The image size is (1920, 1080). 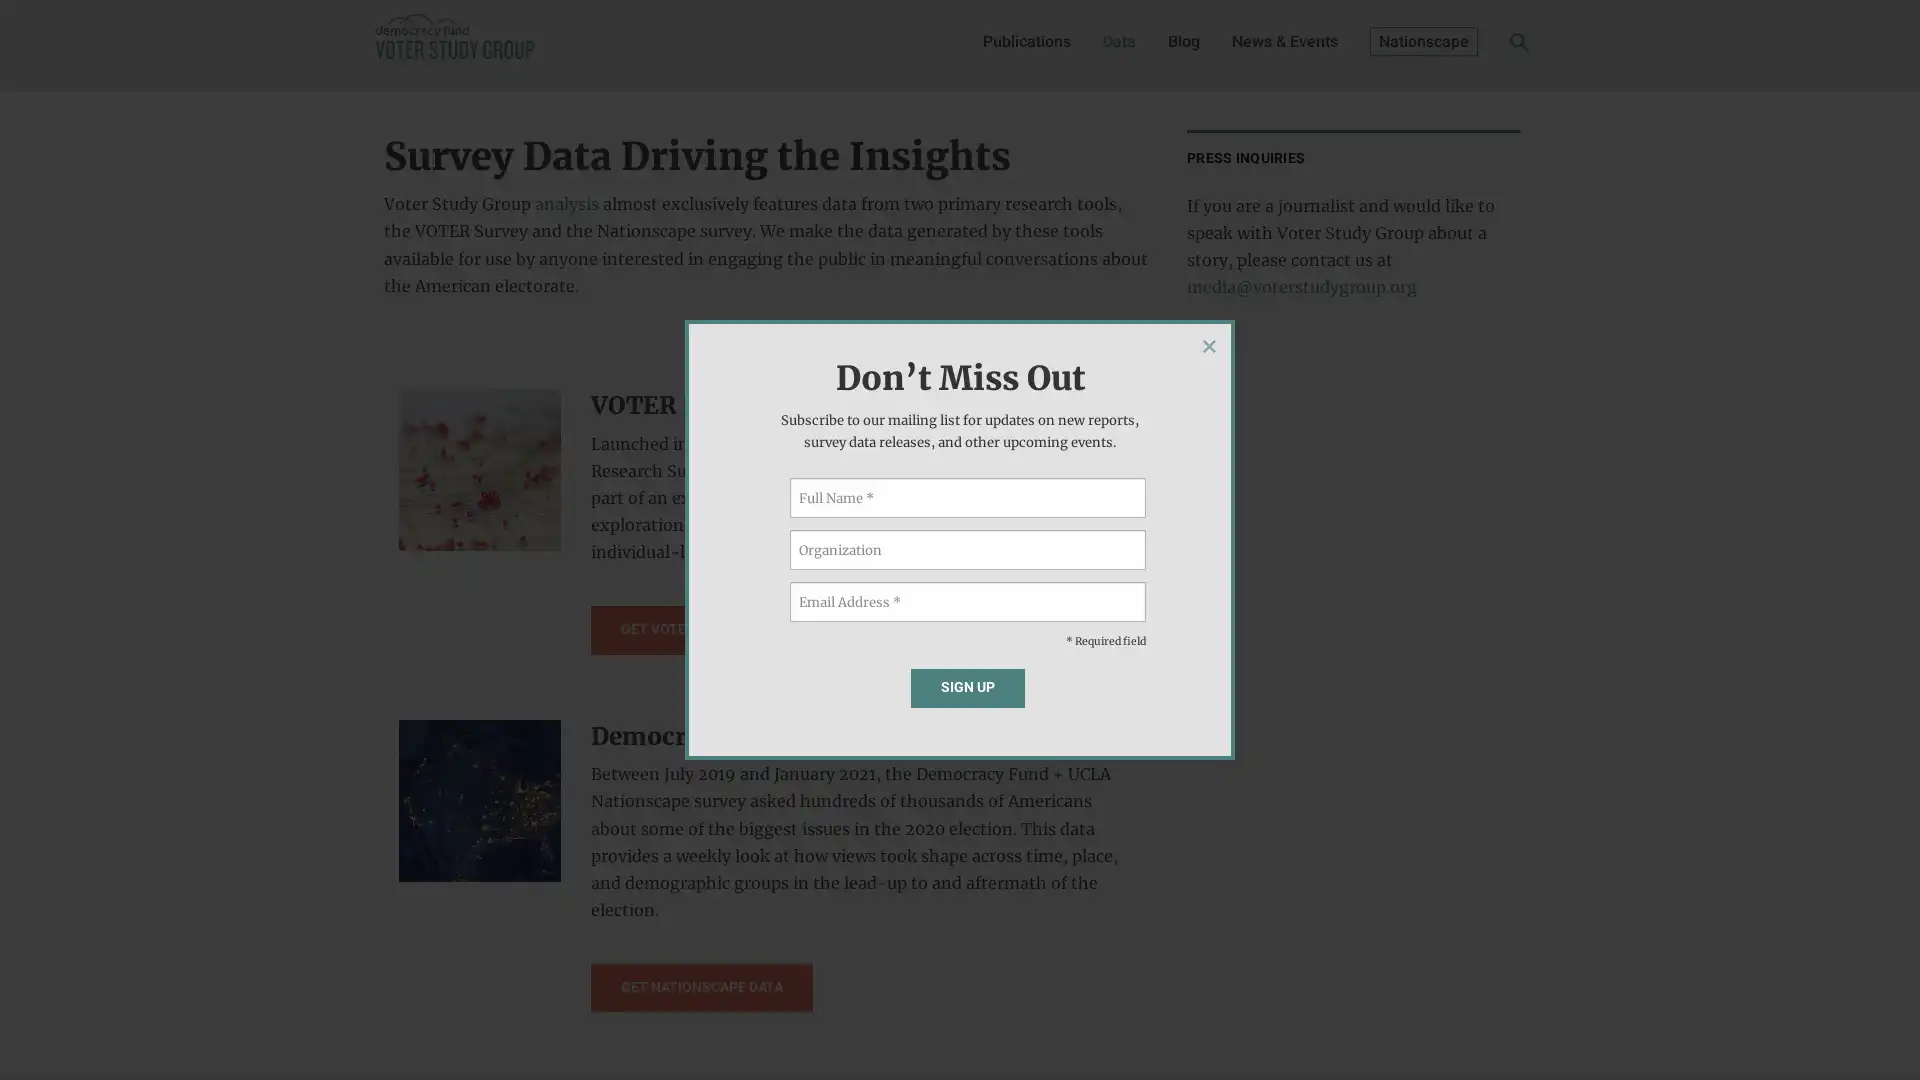 I want to click on SEARCH, so click(x=1488, y=46).